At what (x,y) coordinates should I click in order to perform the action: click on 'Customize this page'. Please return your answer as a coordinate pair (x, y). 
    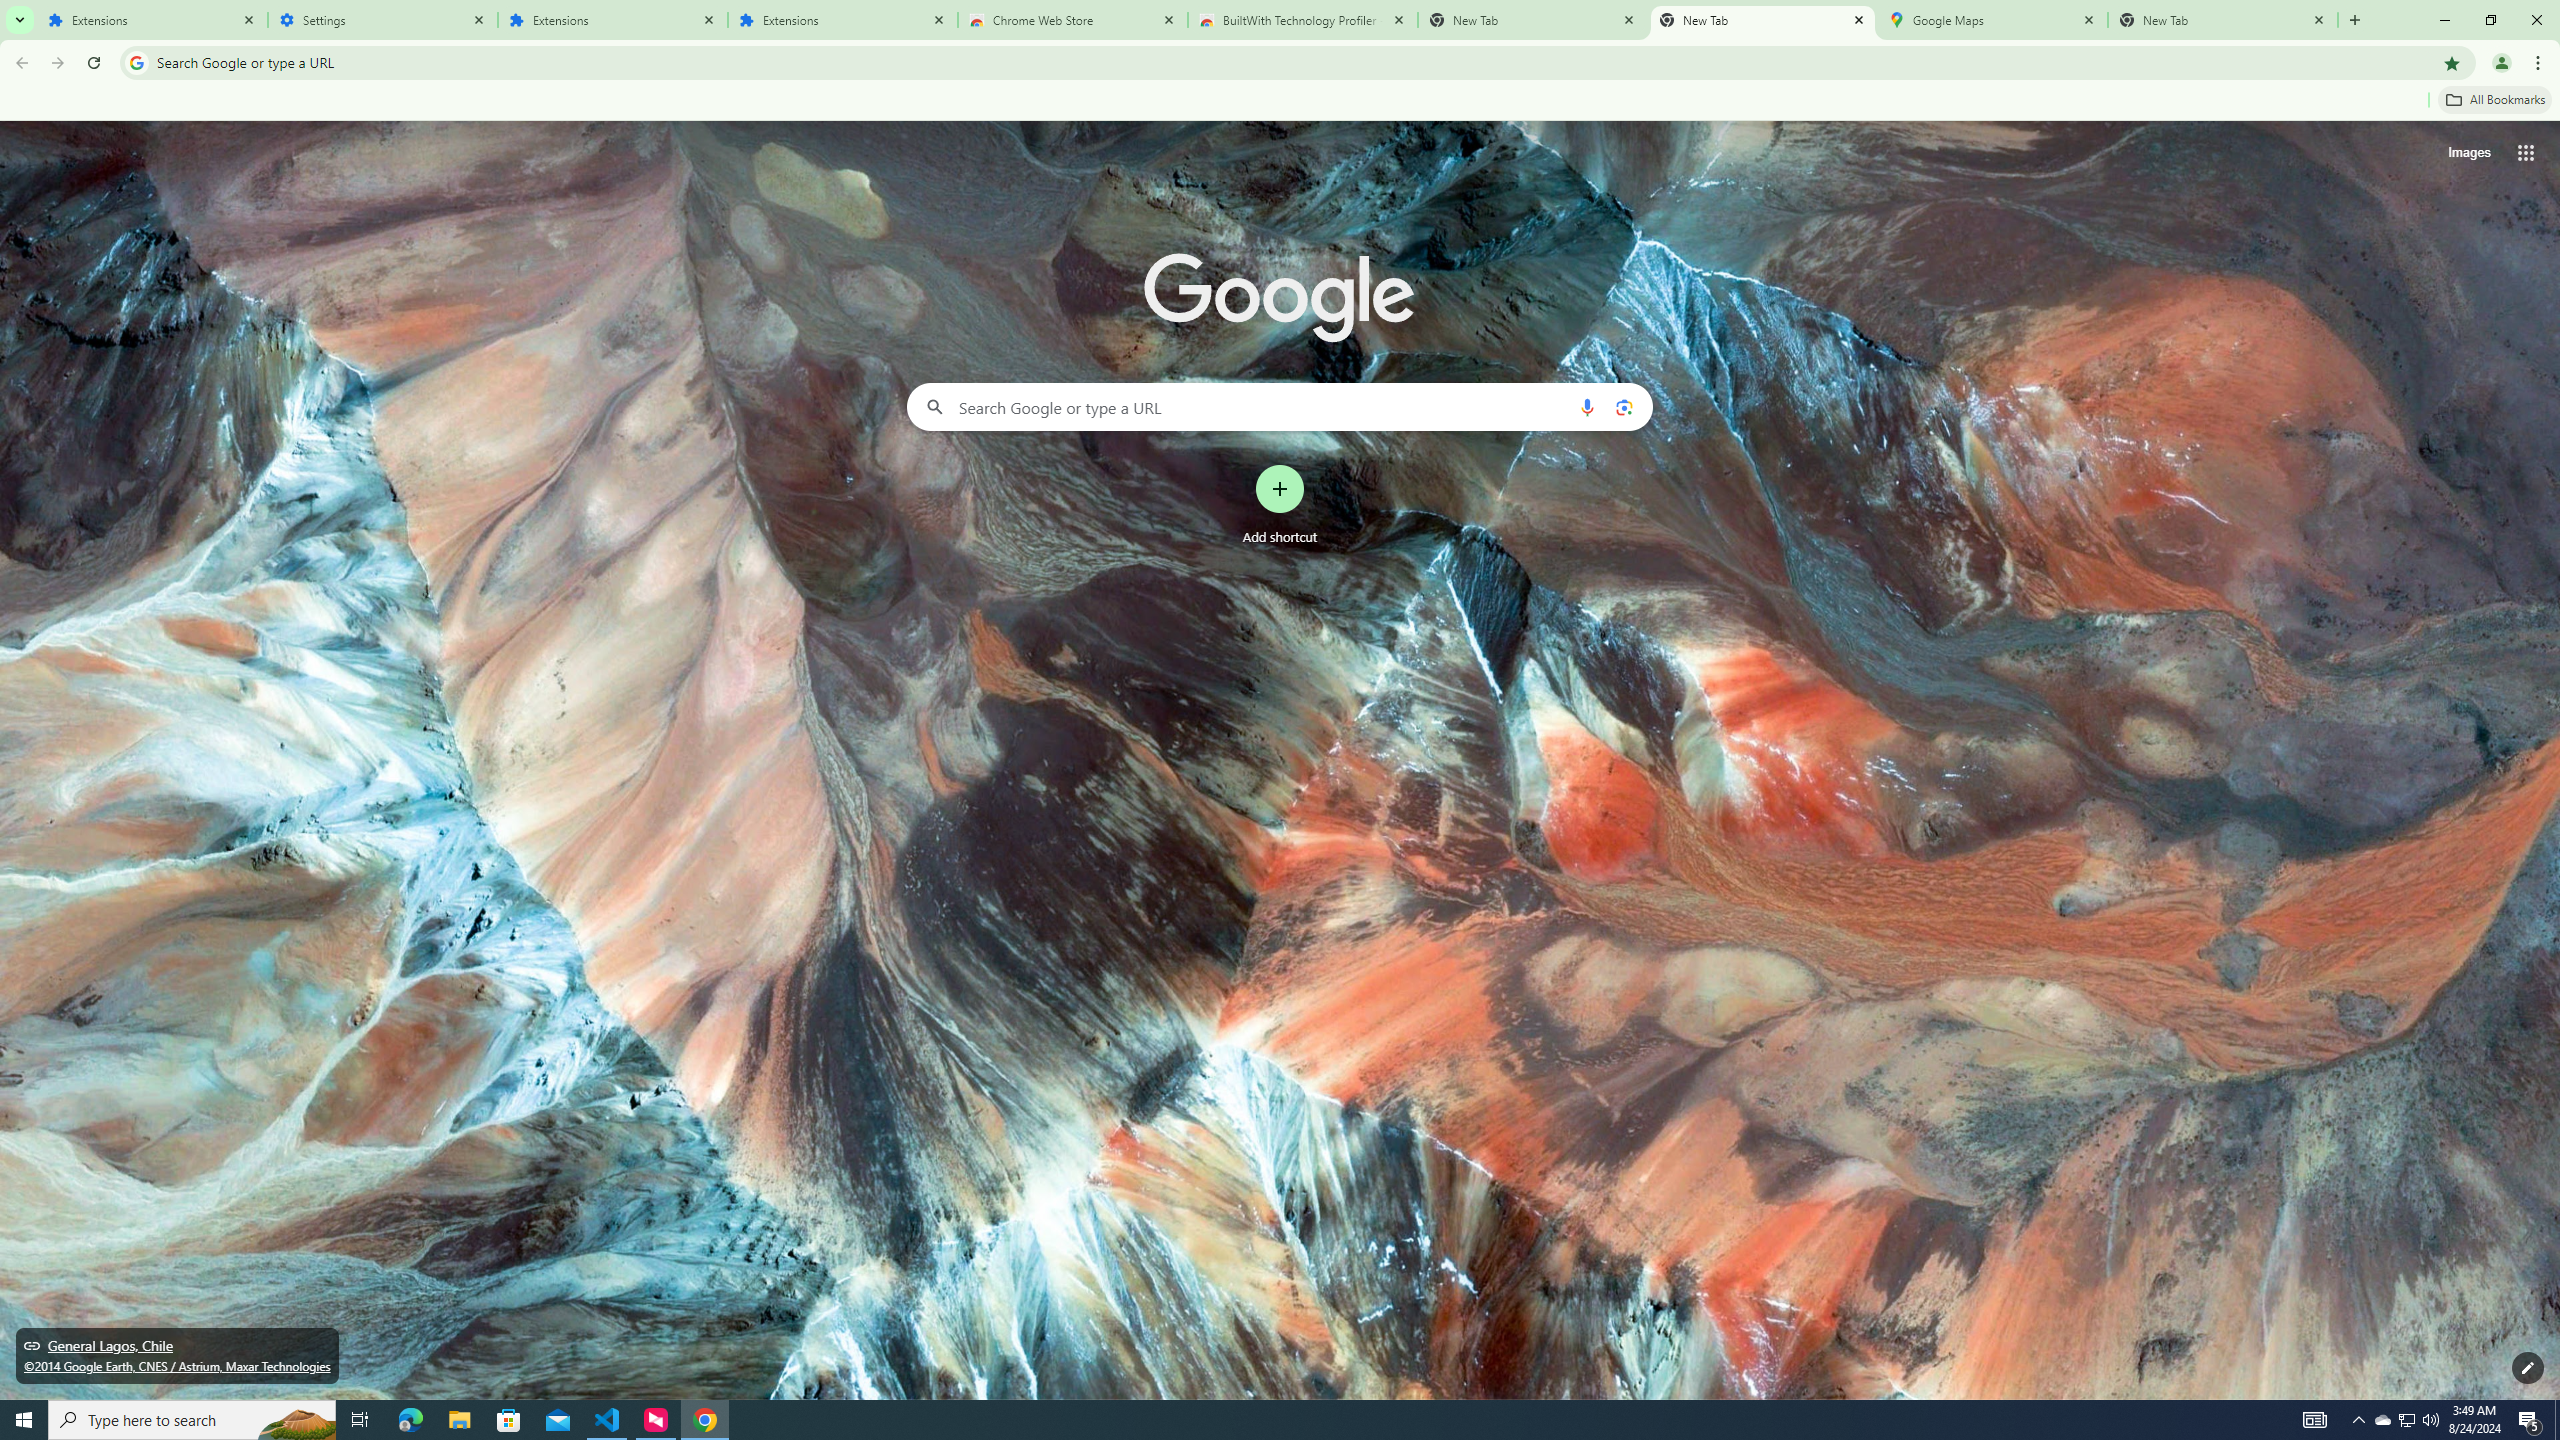
    Looking at the image, I should click on (2527, 1367).